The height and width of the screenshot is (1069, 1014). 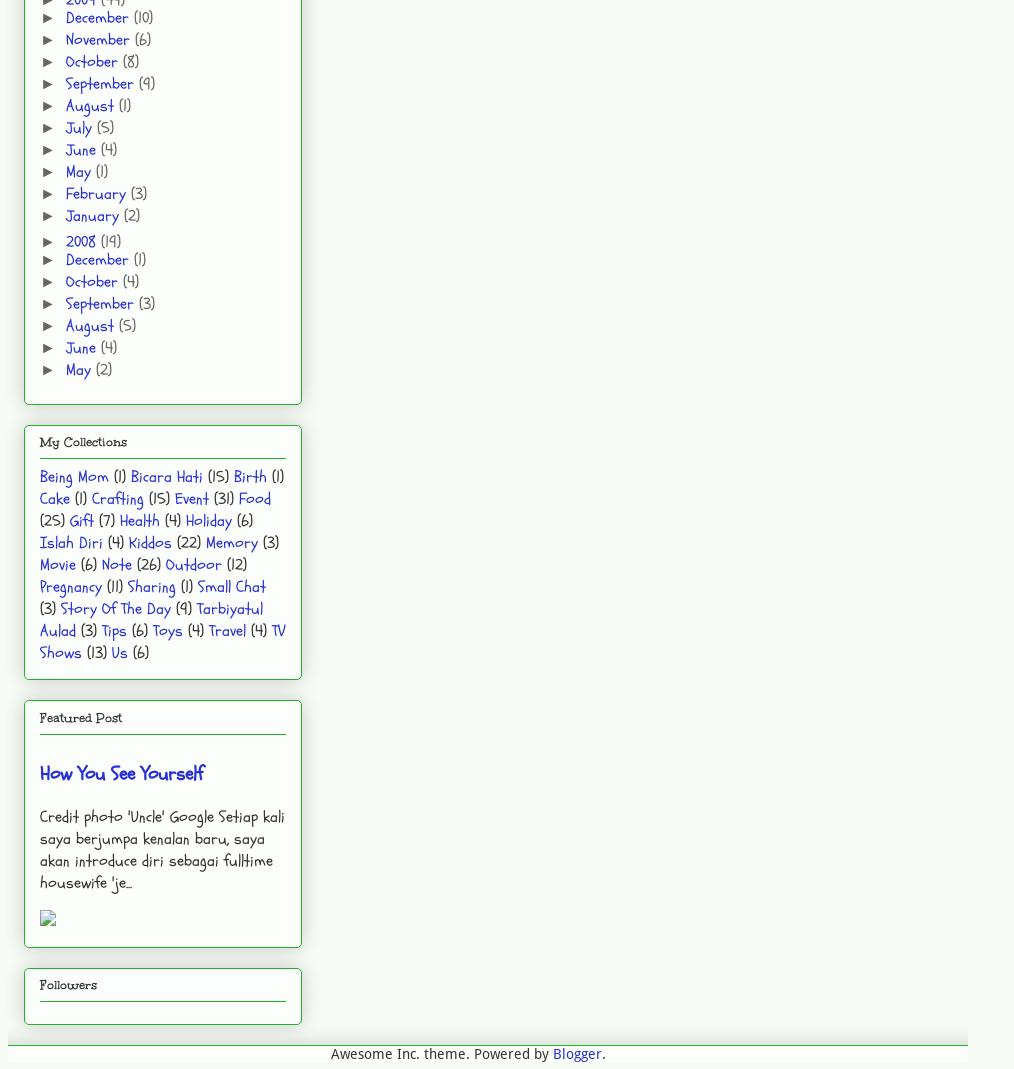 I want to click on 'Awesome Inc. theme. Powered by', so click(x=440, y=1054).